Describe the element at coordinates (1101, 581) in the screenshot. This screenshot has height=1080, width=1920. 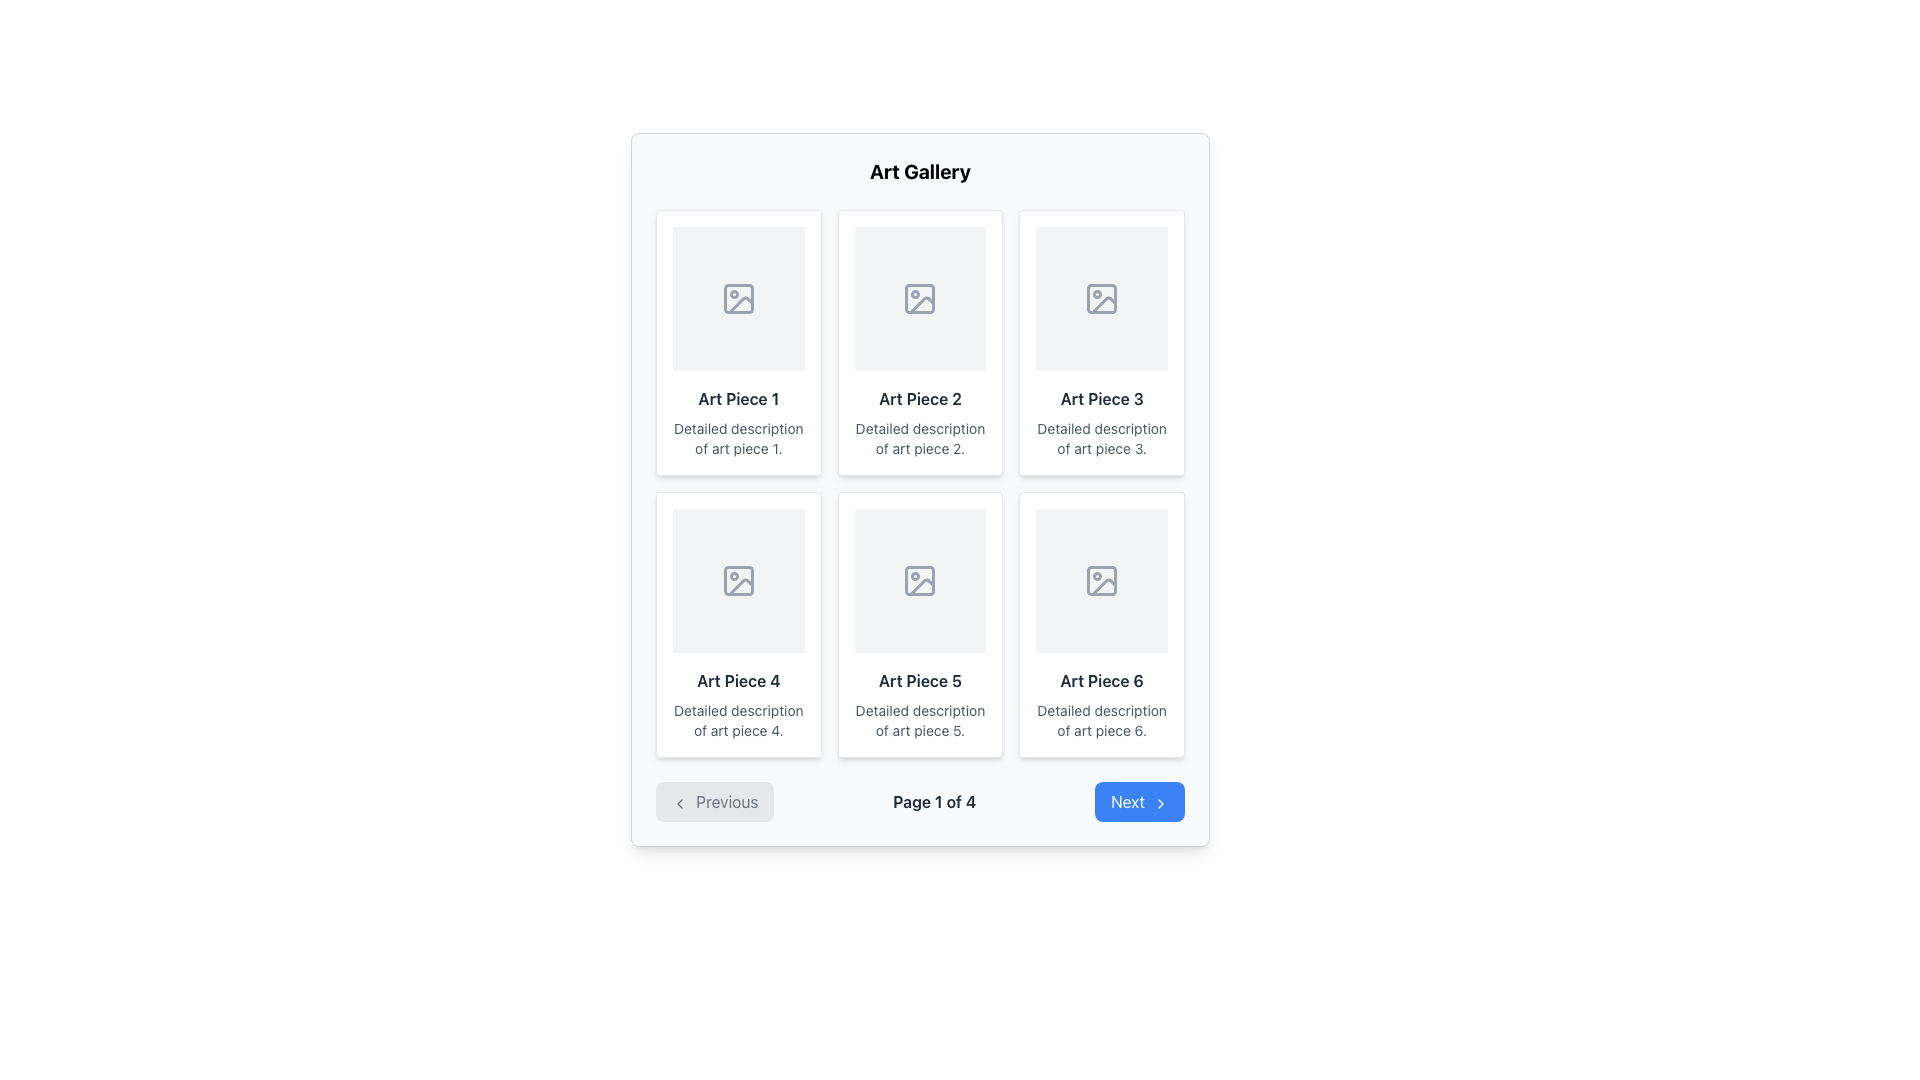
I see `the placeholder icon located in the bottom-right of a grid containing six placeholders, indicating the absence of an actual image` at that location.